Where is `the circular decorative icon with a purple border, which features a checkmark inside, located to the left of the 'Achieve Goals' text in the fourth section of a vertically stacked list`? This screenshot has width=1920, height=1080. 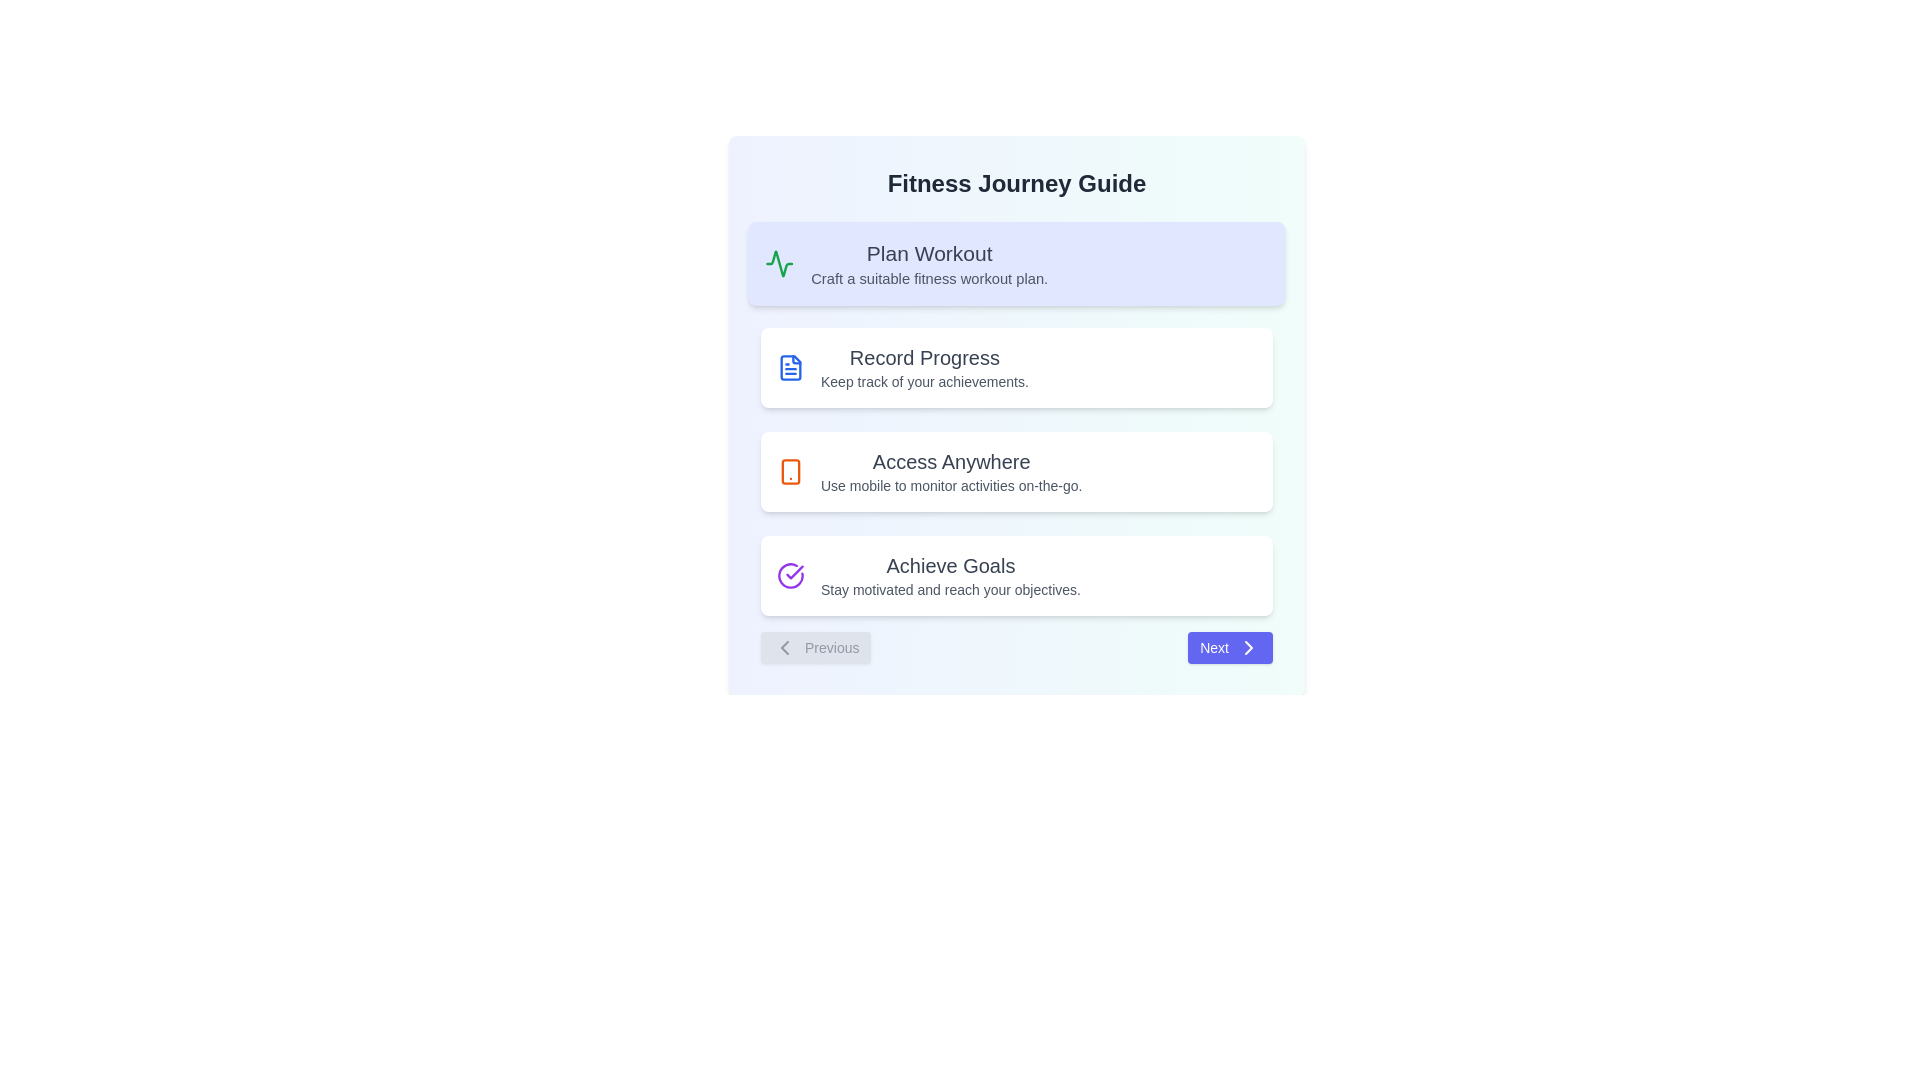
the circular decorative icon with a purple border, which features a checkmark inside, located to the left of the 'Achieve Goals' text in the fourth section of a vertically stacked list is located at coordinates (790, 575).